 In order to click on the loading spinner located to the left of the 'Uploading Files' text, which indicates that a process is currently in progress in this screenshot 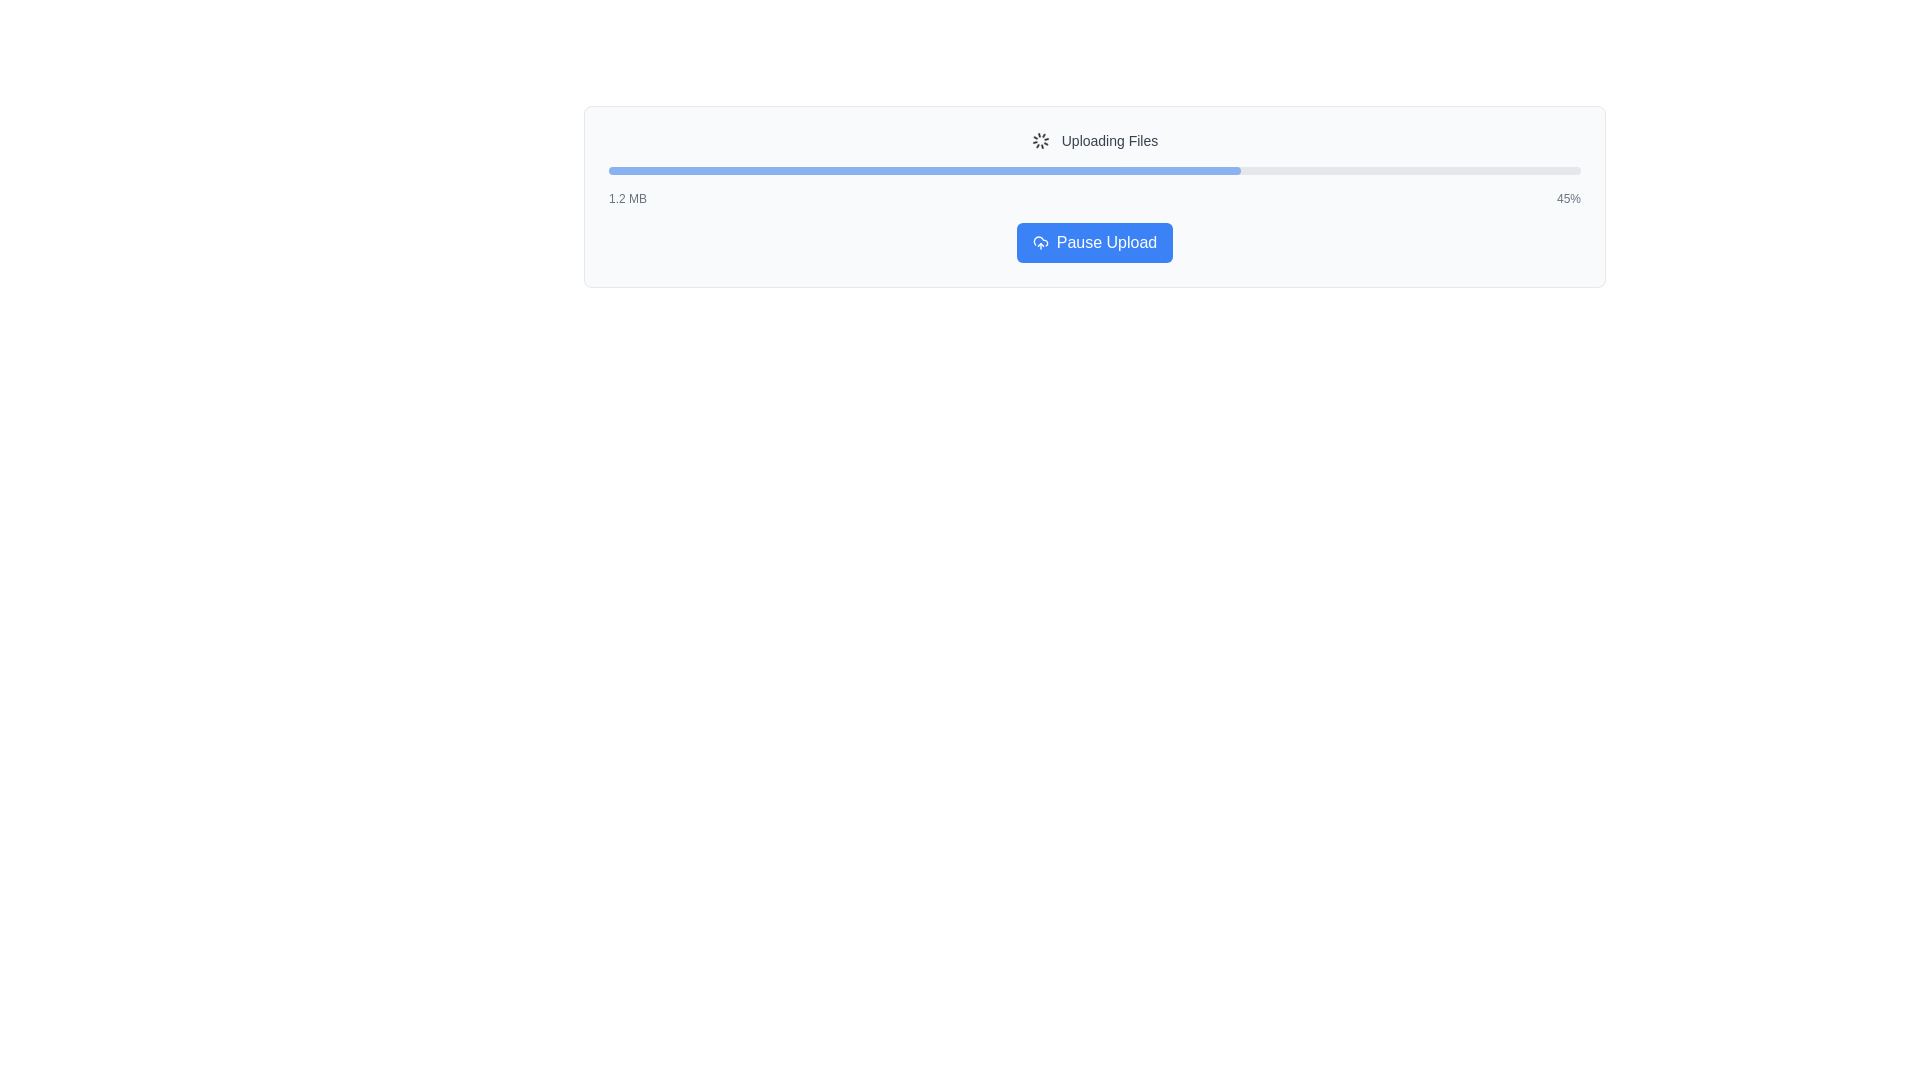, I will do `click(1040, 140)`.